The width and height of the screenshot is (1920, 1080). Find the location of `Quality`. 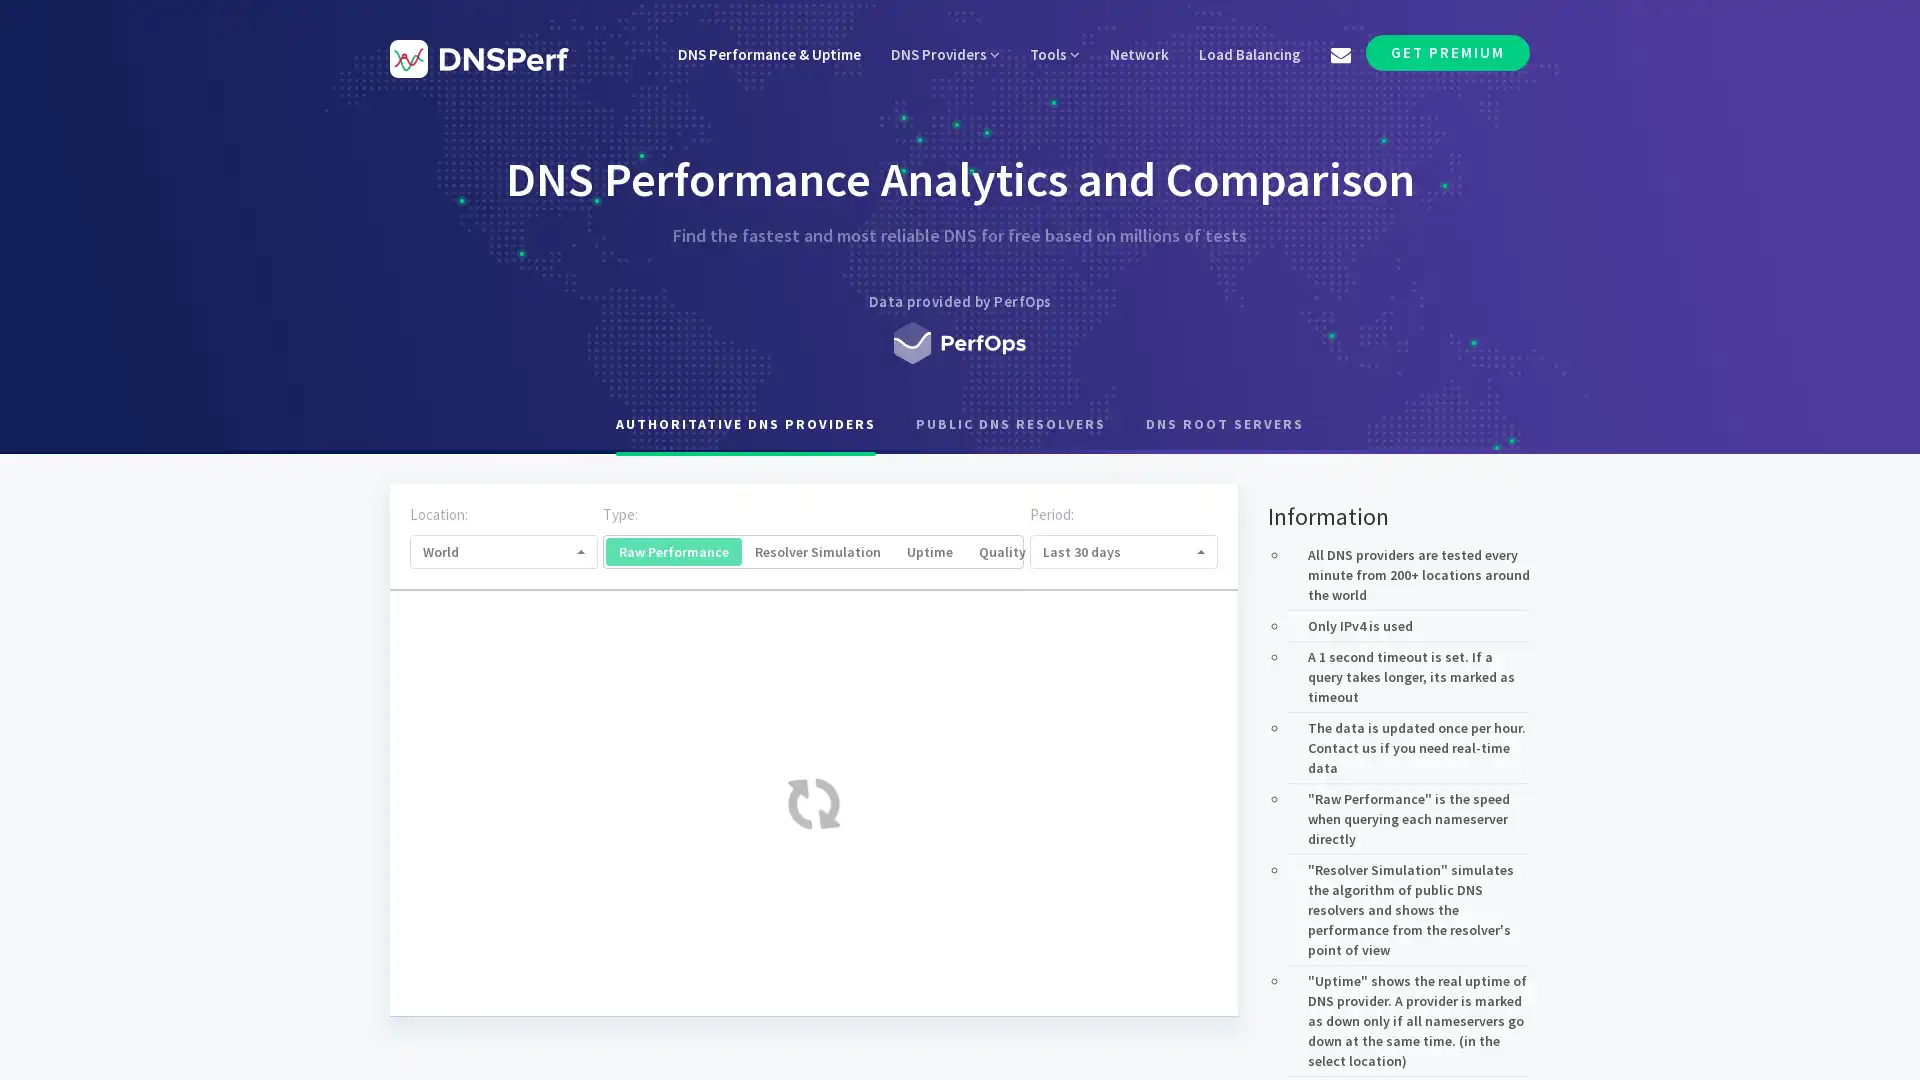

Quality is located at coordinates (1002, 551).